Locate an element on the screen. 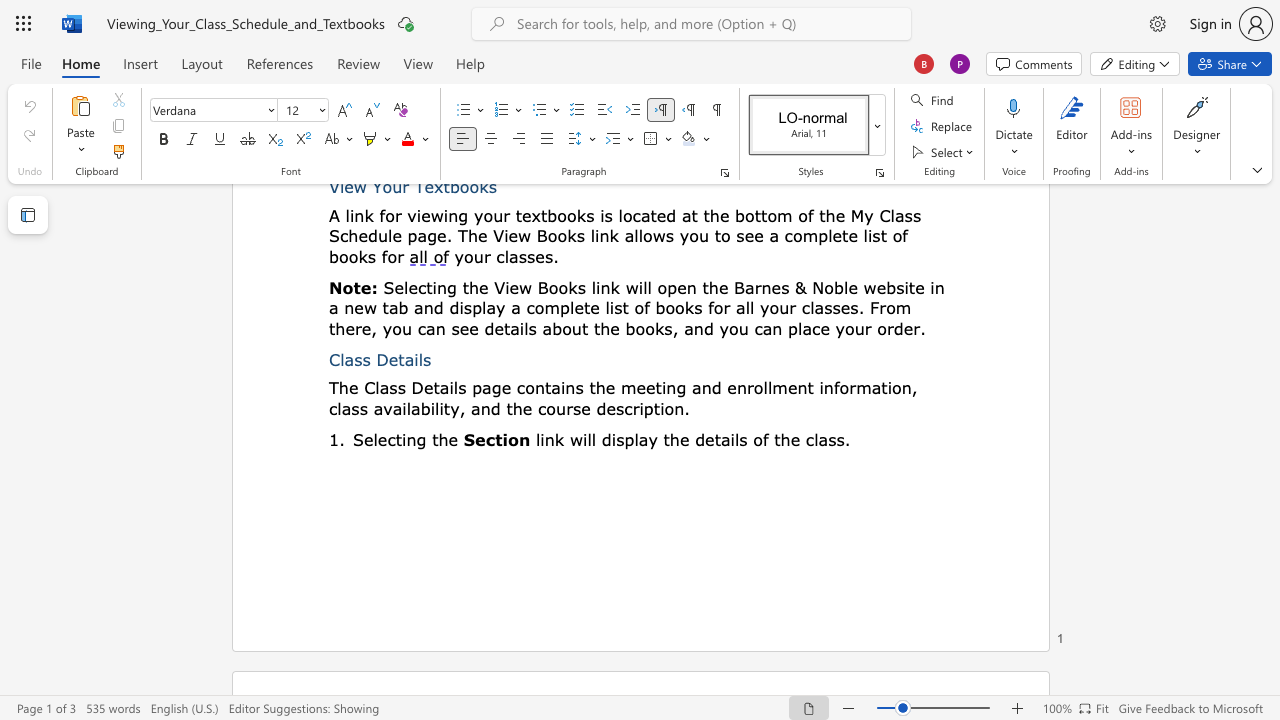 This screenshot has height=720, width=1280. the 1th character "n" in the text is located at coordinates (410, 438).